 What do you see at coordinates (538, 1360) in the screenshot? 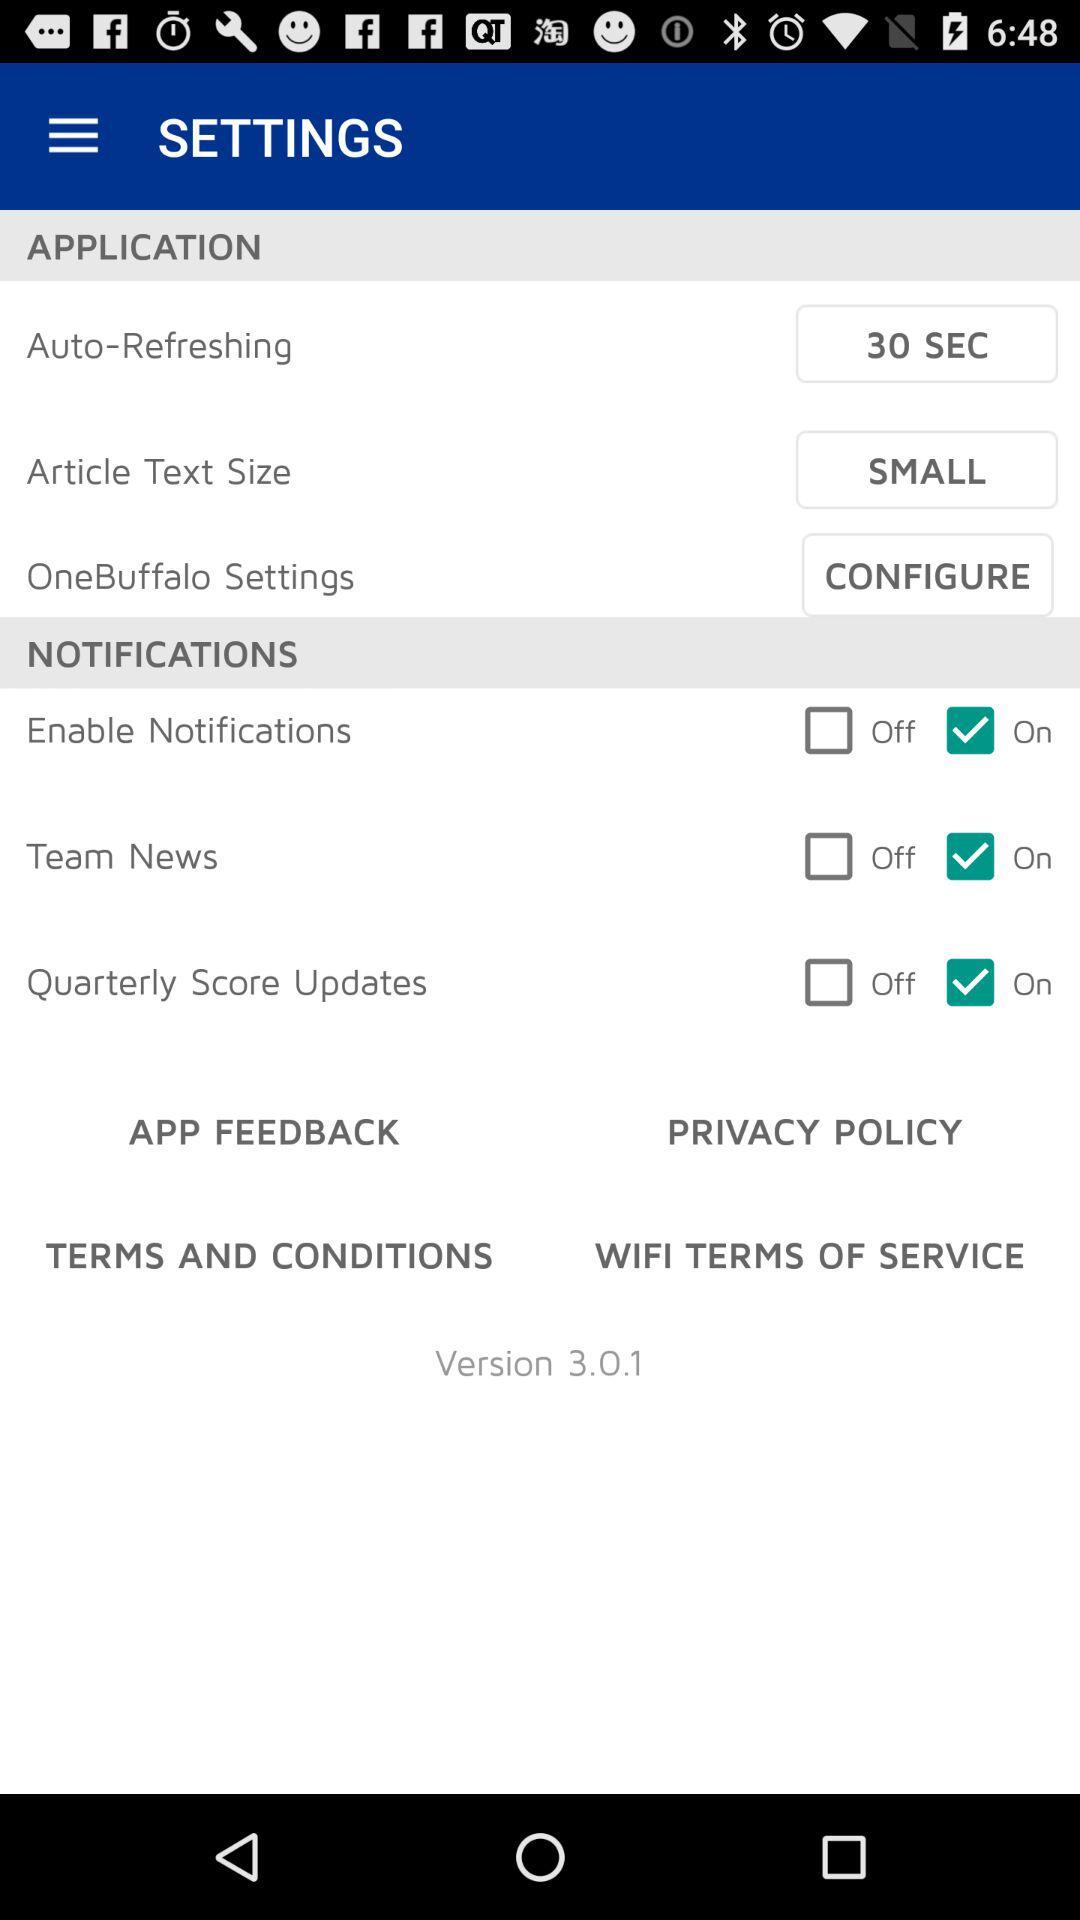
I see `the version 3 0` at bounding box center [538, 1360].